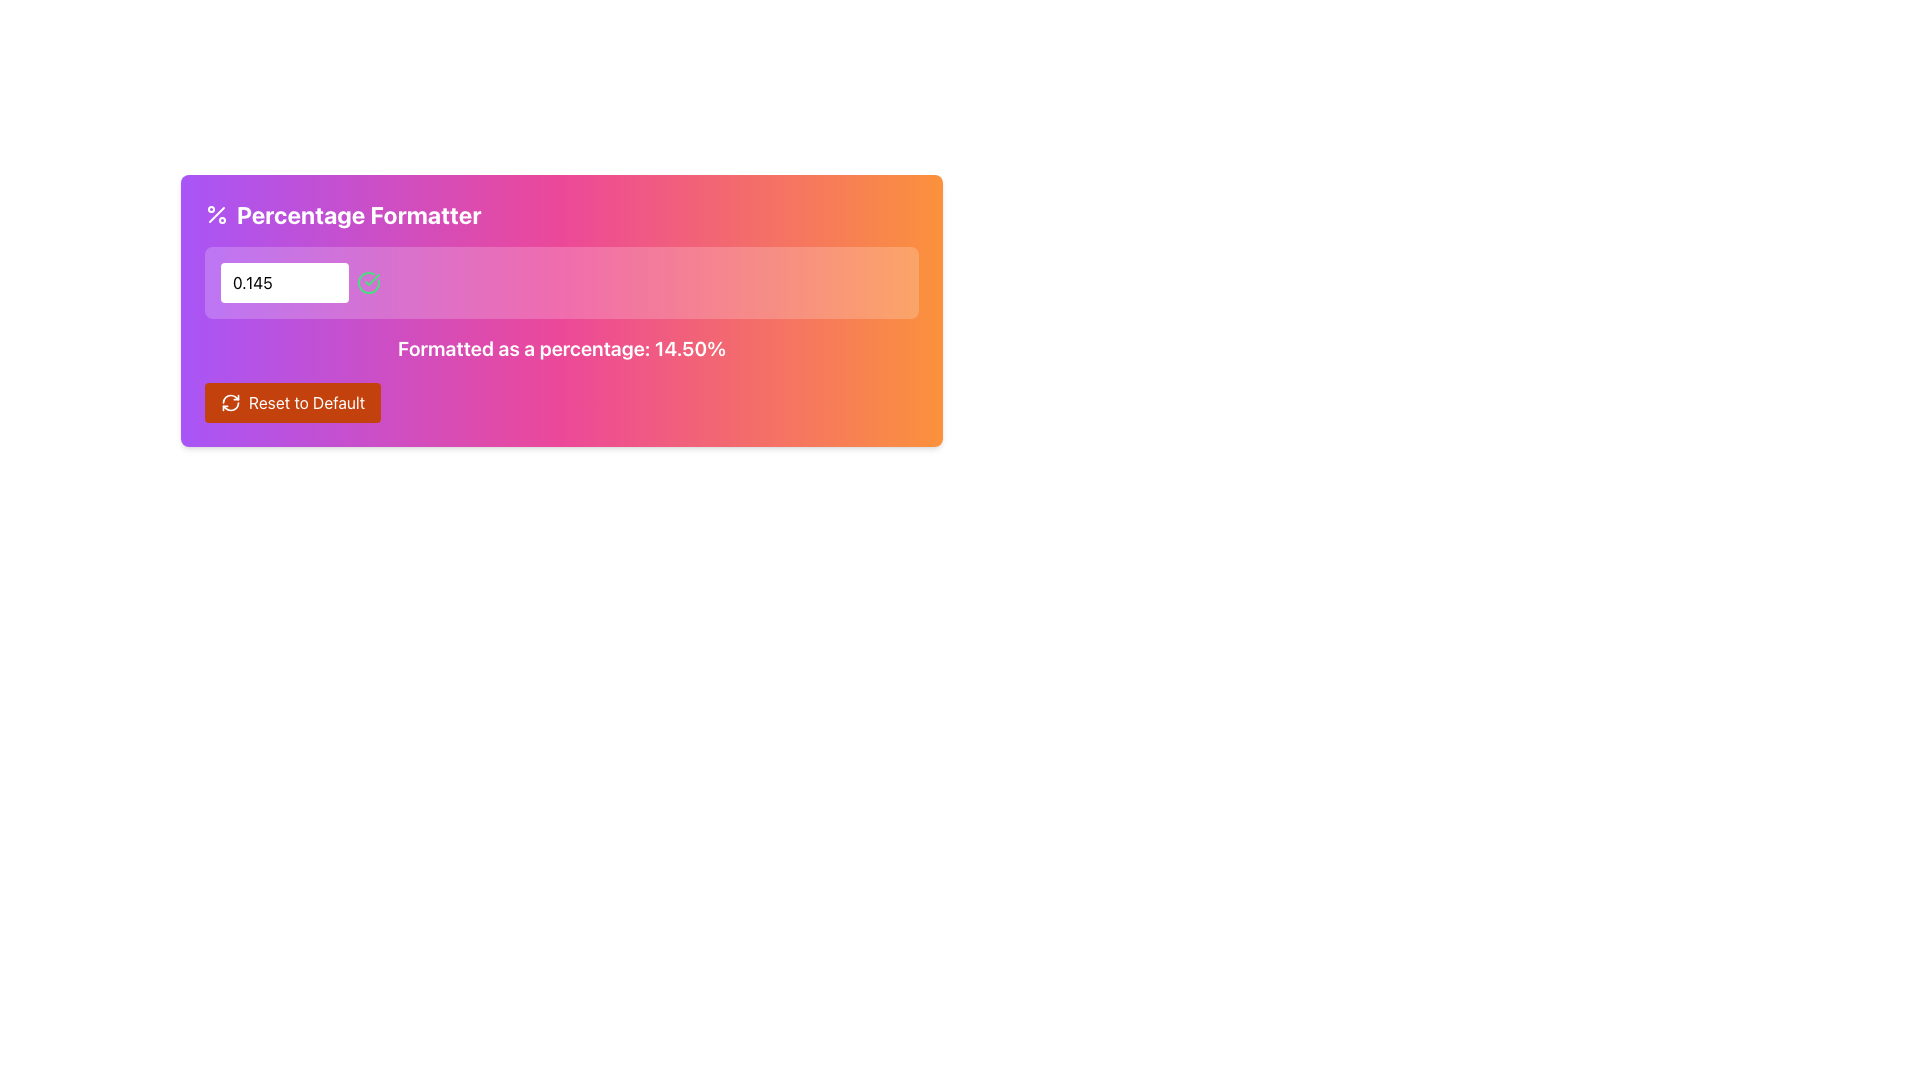 Image resolution: width=1920 pixels, height=1080 pixels. I want to click on circular icon with a green stroke and a checkmark inside, located to the right of the text input field in a gradient panel, so click(369, 282).